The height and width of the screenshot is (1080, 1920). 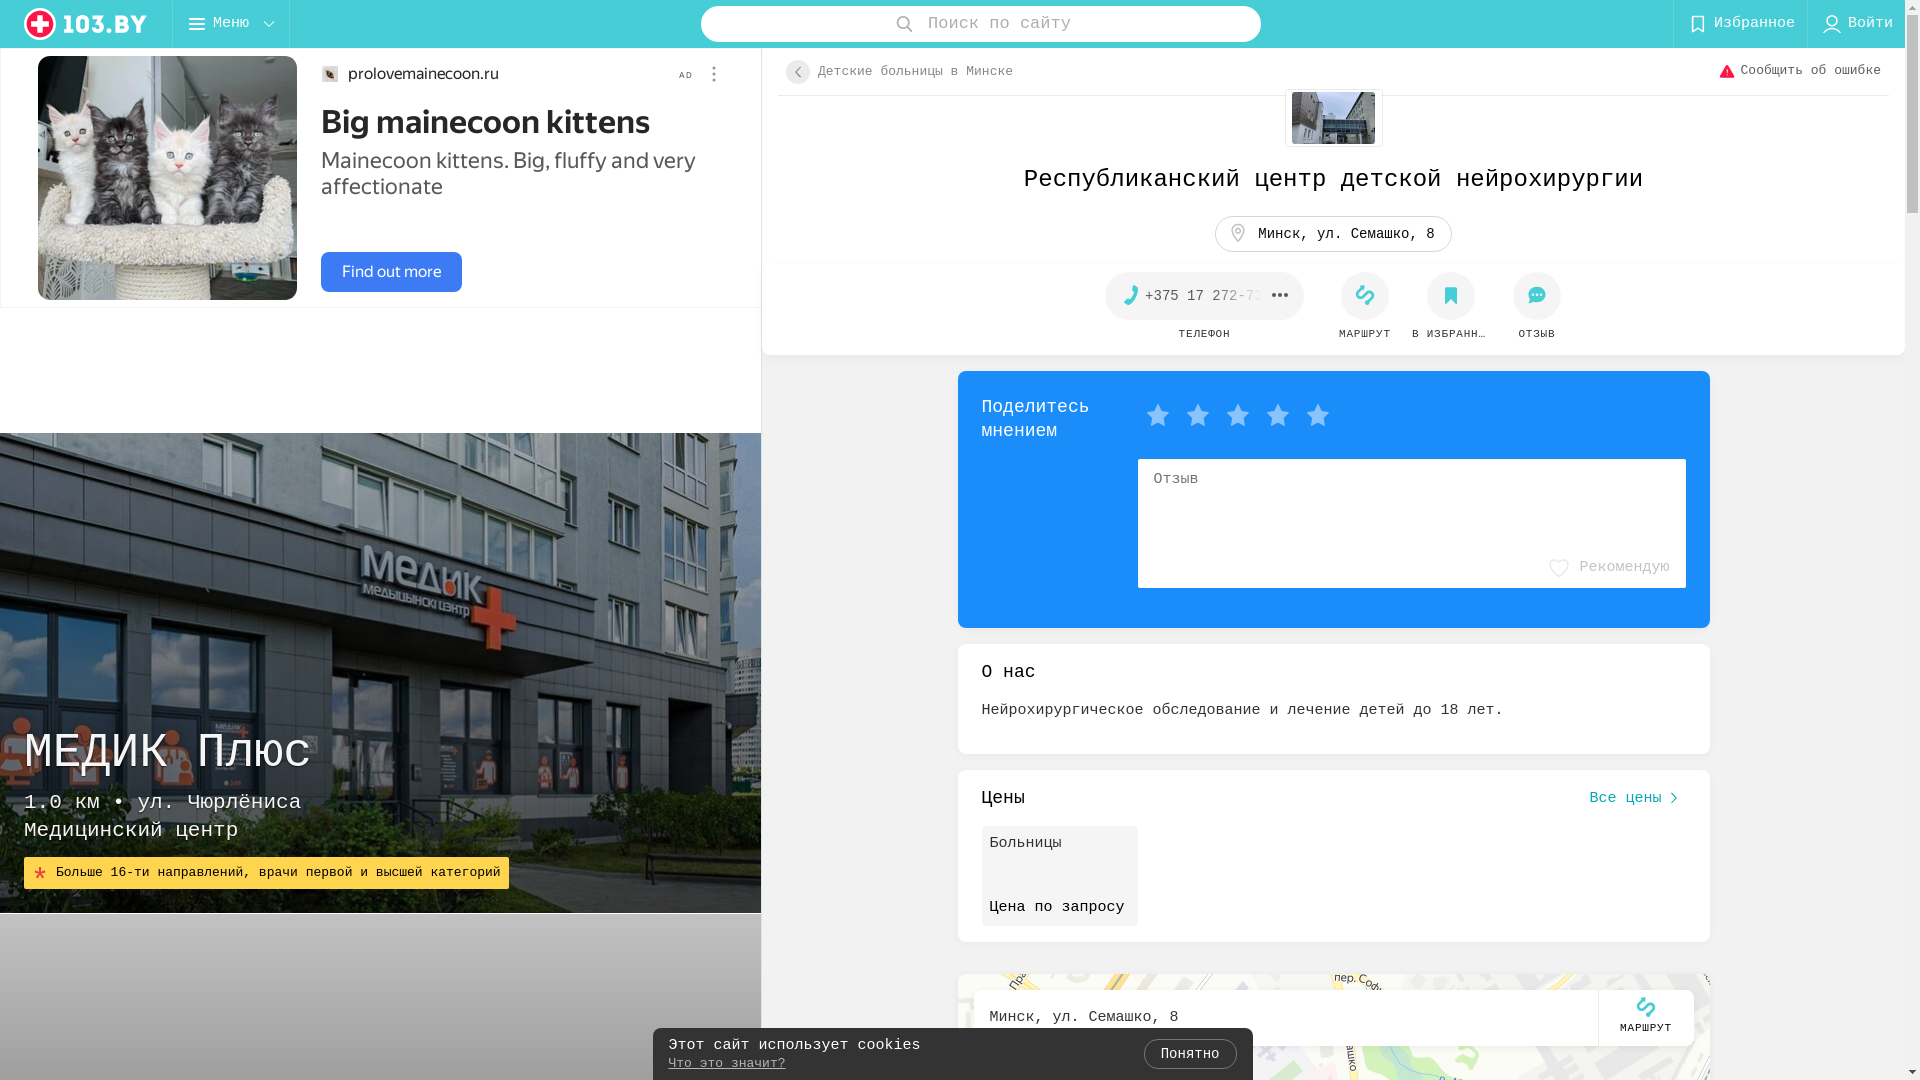 I want to click on 'logo', so click(x=24, y=23).